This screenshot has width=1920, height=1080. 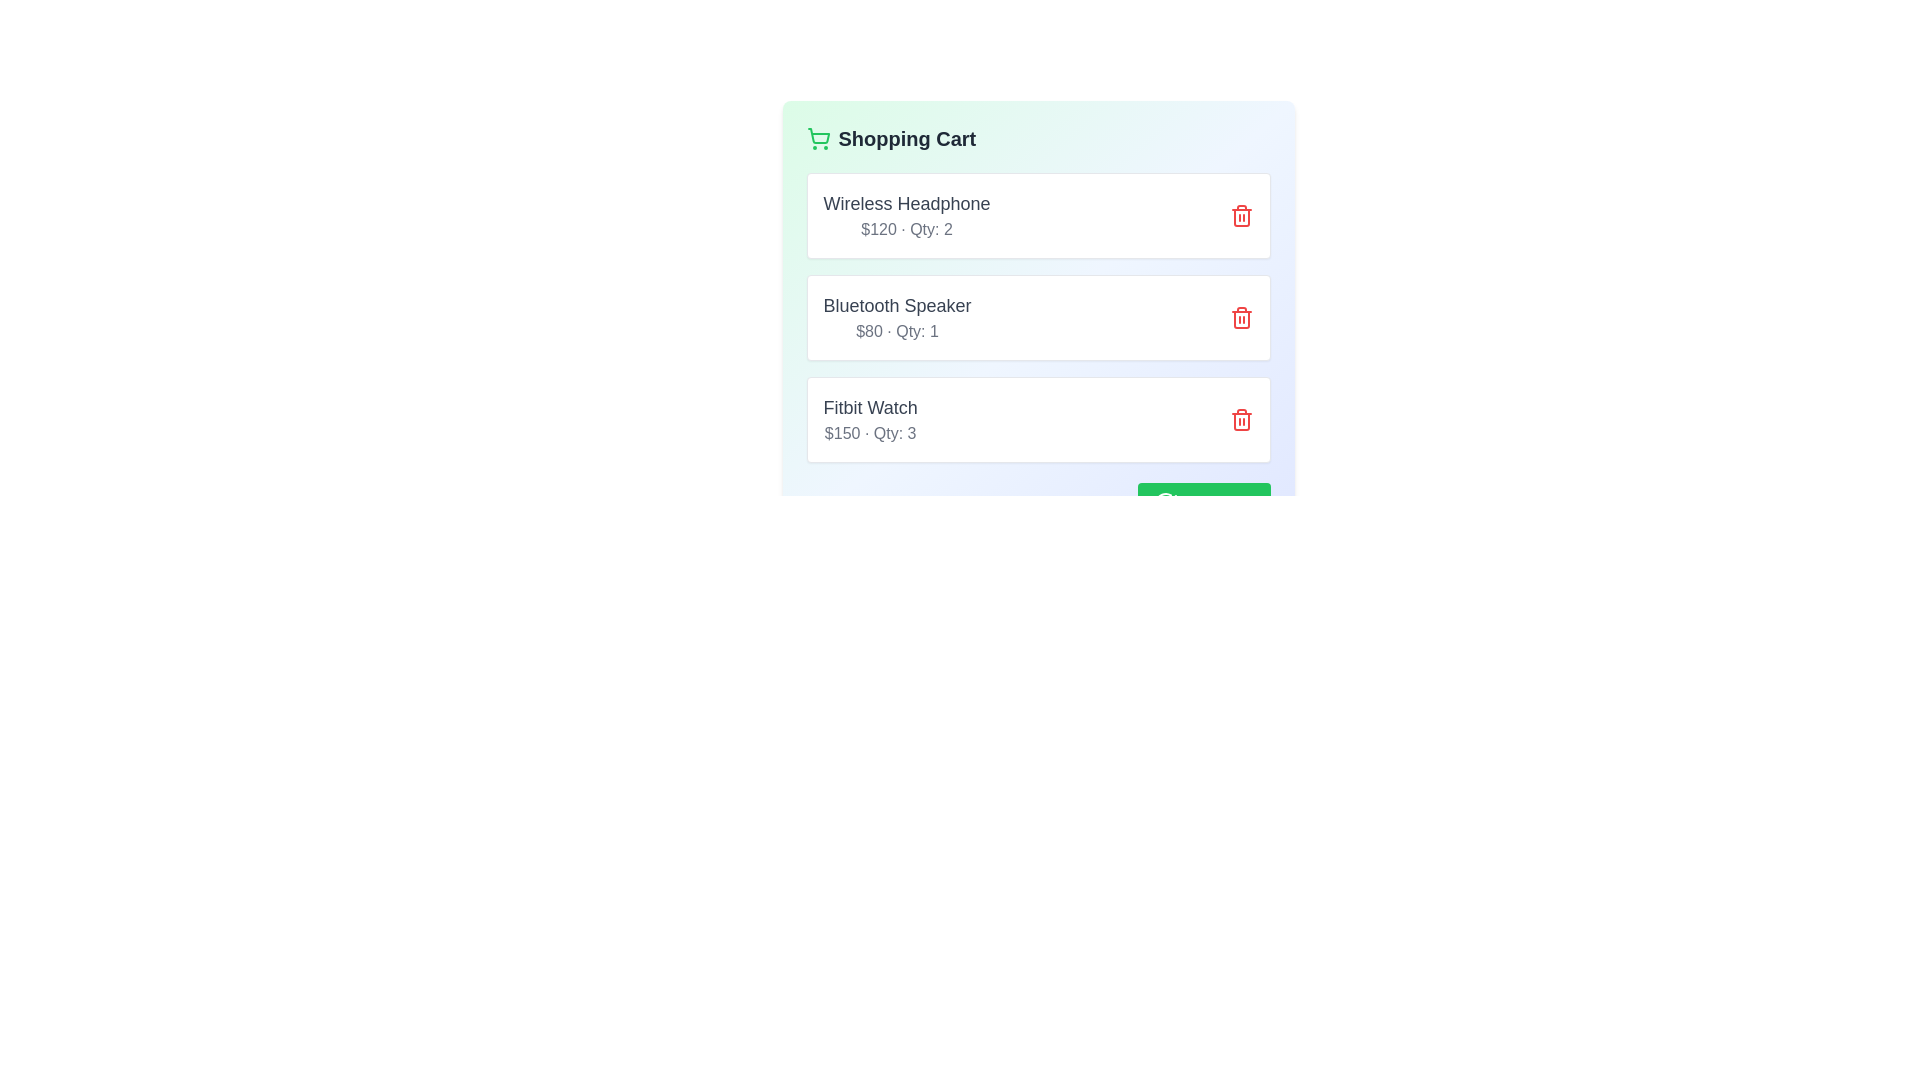 What do you see at coordinates (1240, 316) in the screenshot?
I see `delete button next to the item Bluetooth Speaker to remove it from the cart` at bounding box center [1240, 316].